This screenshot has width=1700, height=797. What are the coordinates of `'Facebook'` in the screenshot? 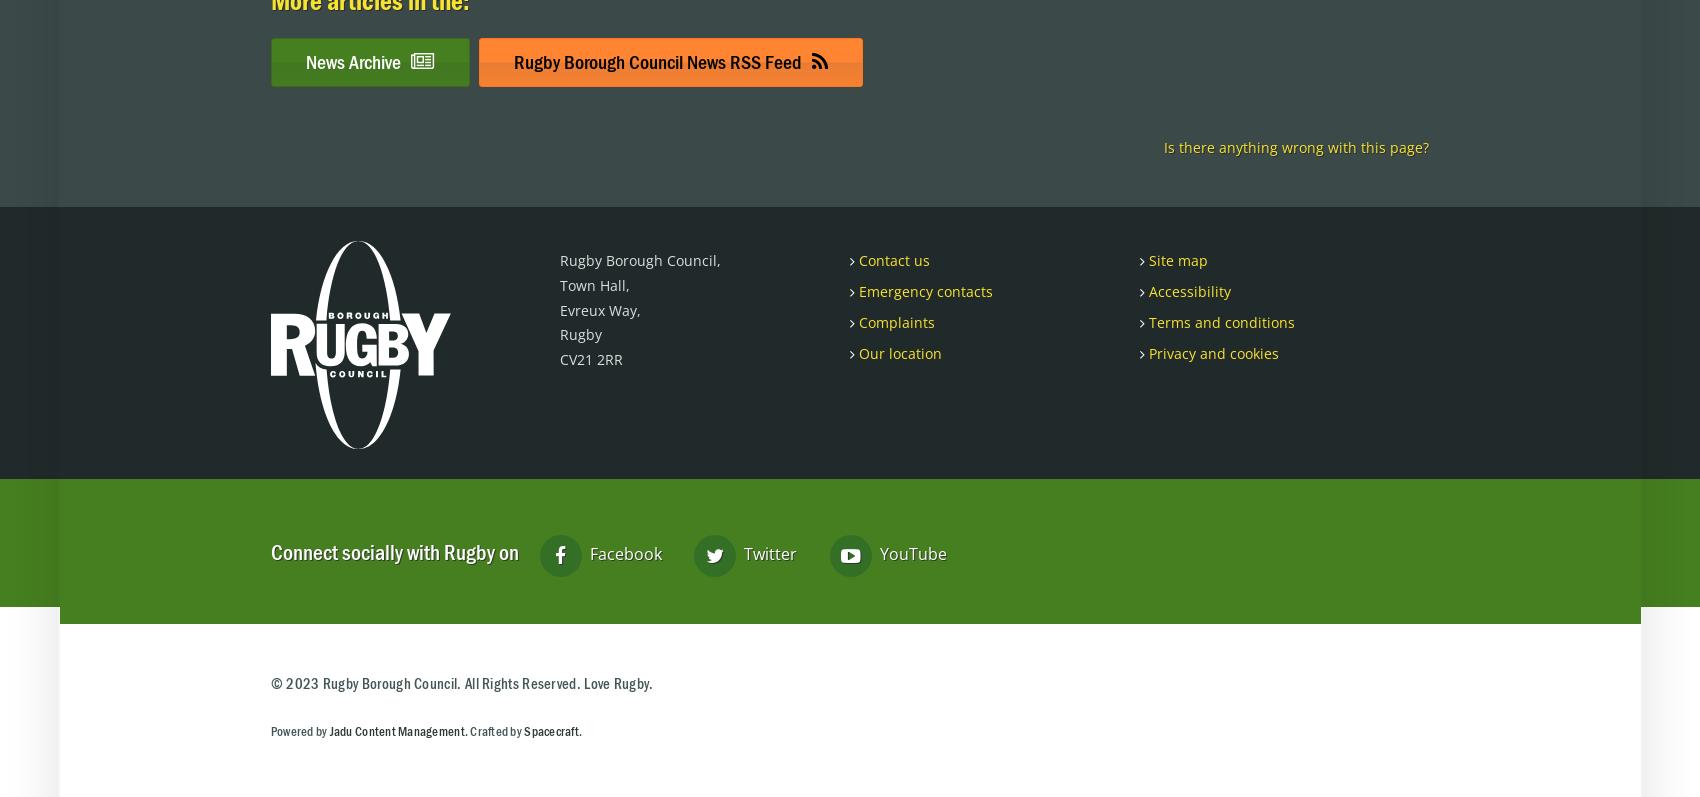 It's located at (583, 552).